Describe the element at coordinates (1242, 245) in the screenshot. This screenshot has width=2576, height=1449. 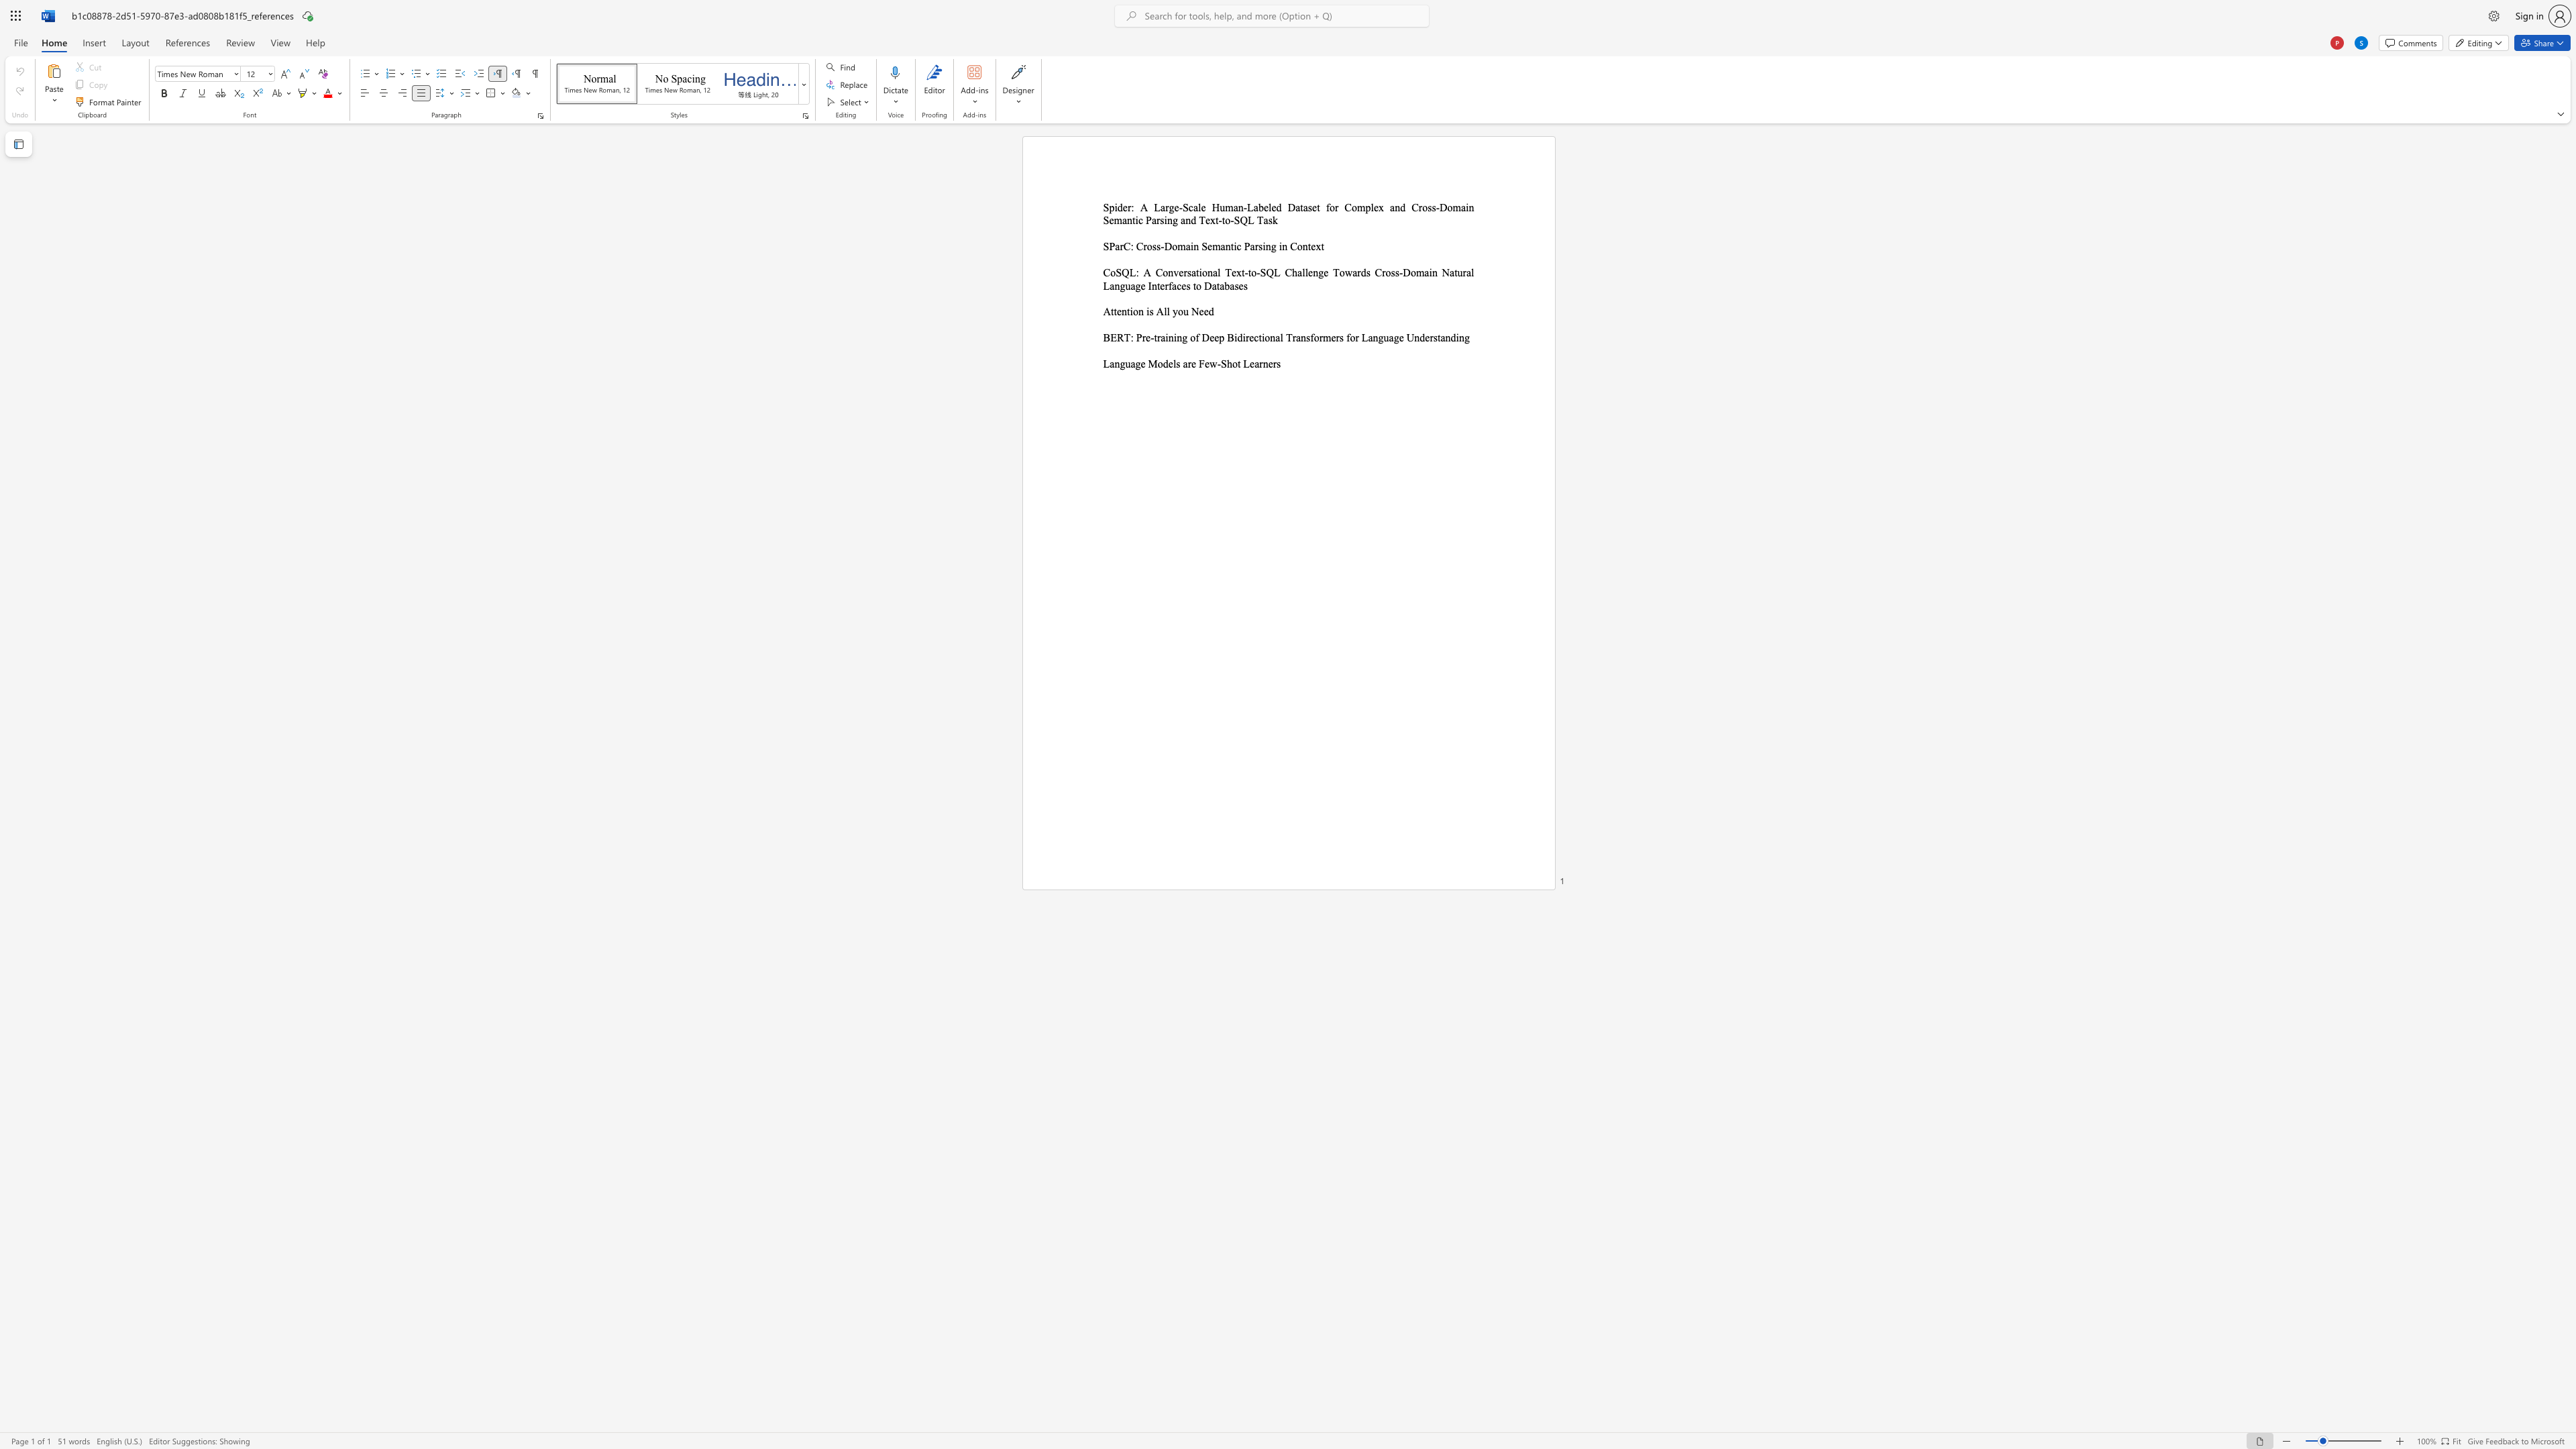
I see `the subset text "Pars" within the text "SParC: Cross-Domain Semantic Parsing in Context"` at that location.